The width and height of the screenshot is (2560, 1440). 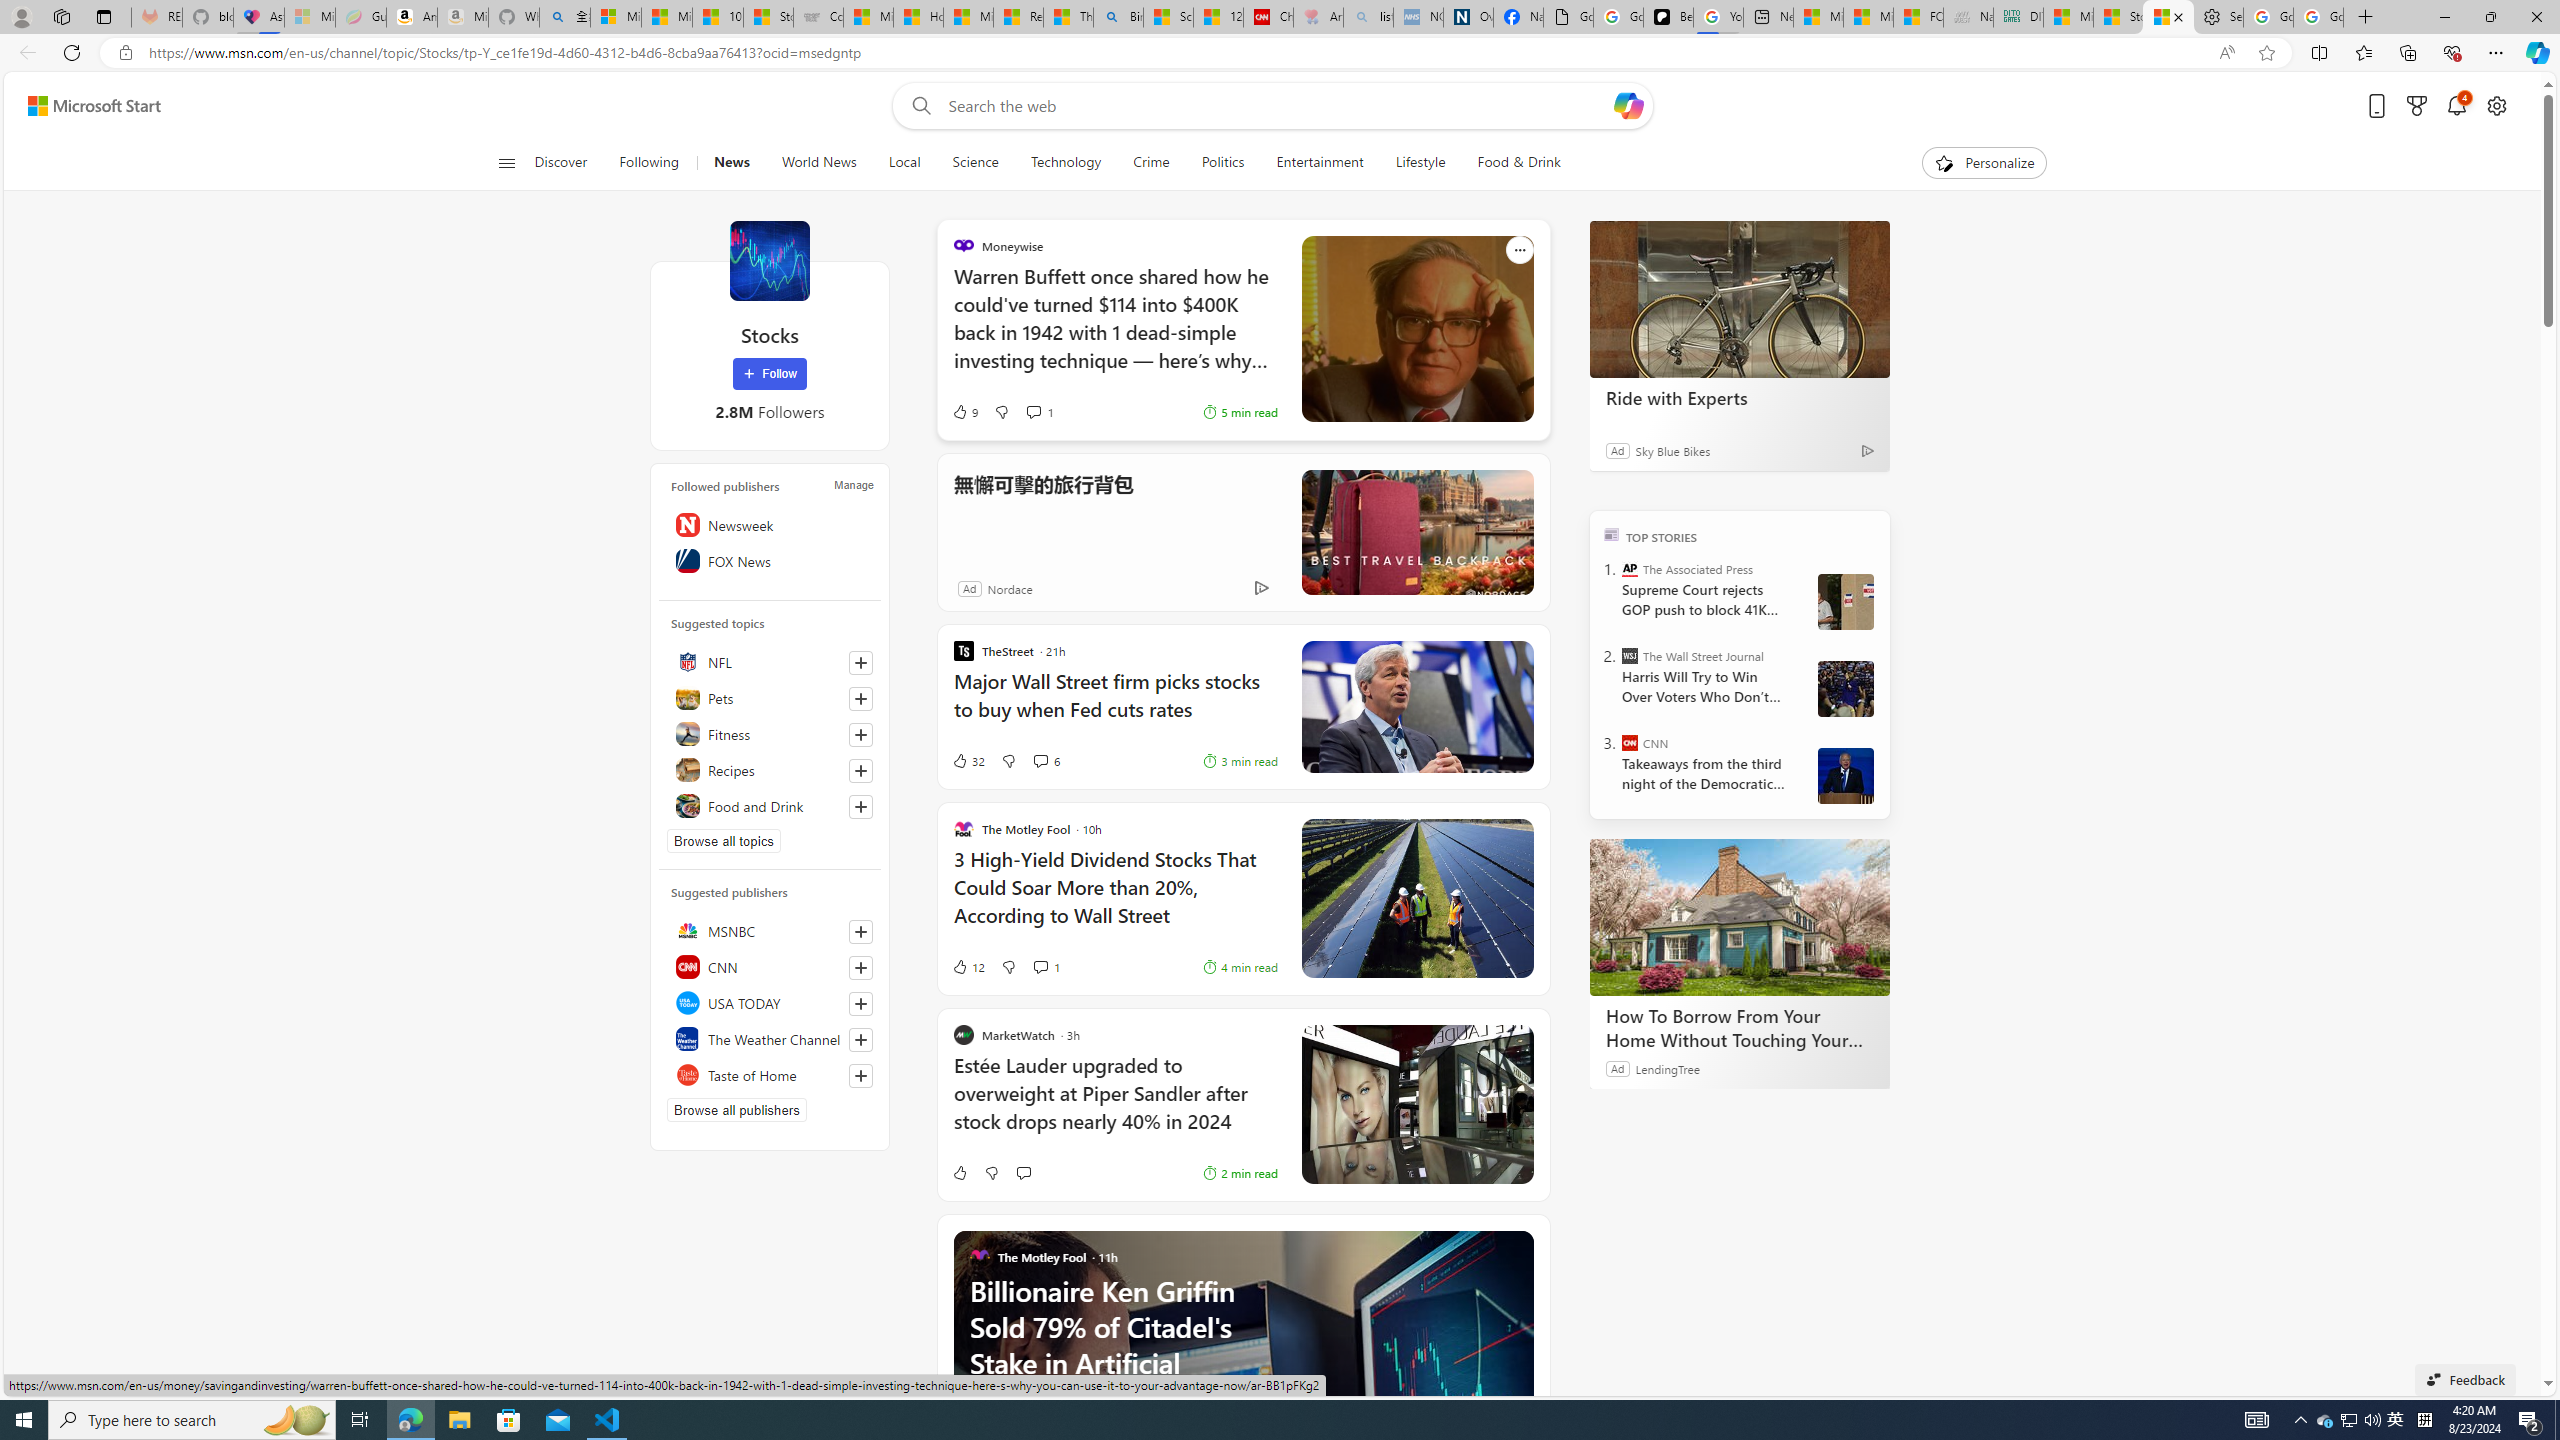 What do you see at coordinates (1671, 449) in the screenshot?
I see `'Sky Blue Bikes'` at bounding box center [1671, 449].